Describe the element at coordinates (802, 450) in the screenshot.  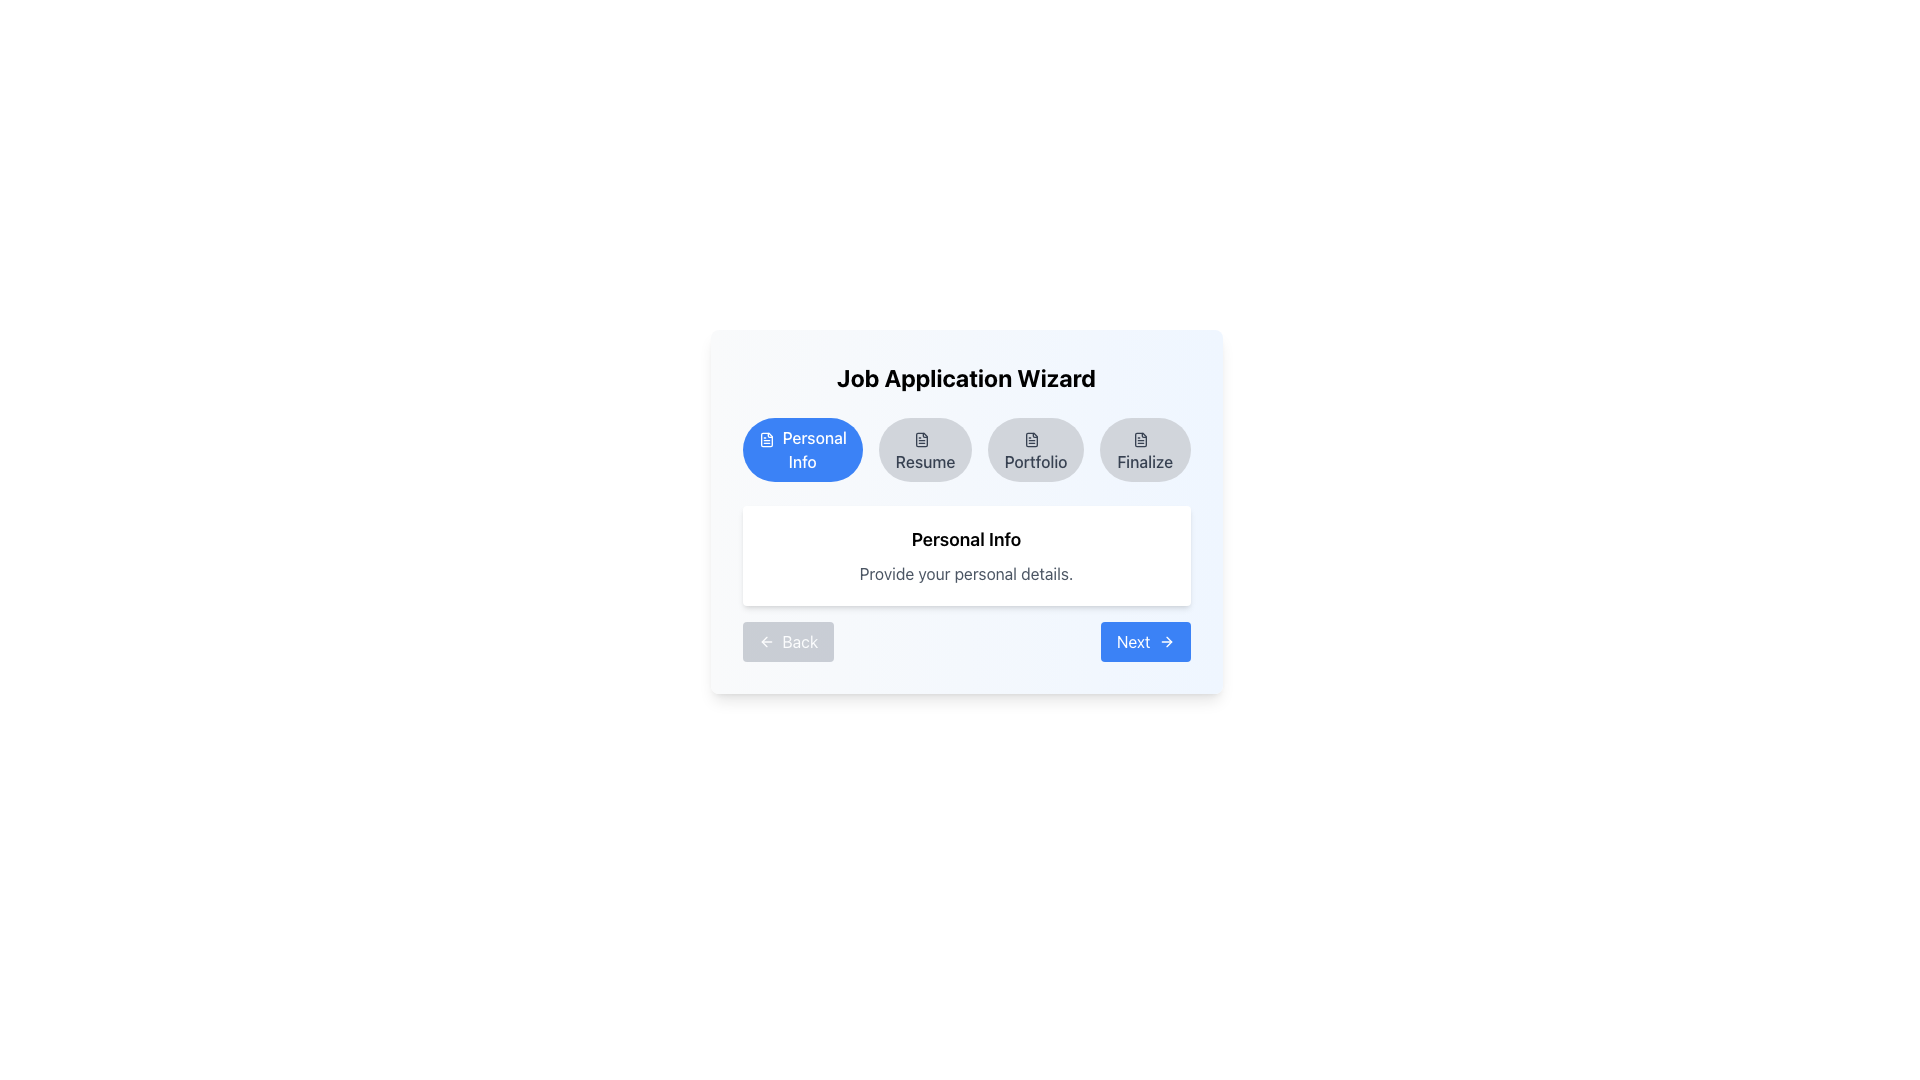
I see `the first circular button from the left in the navigation row` at that location.